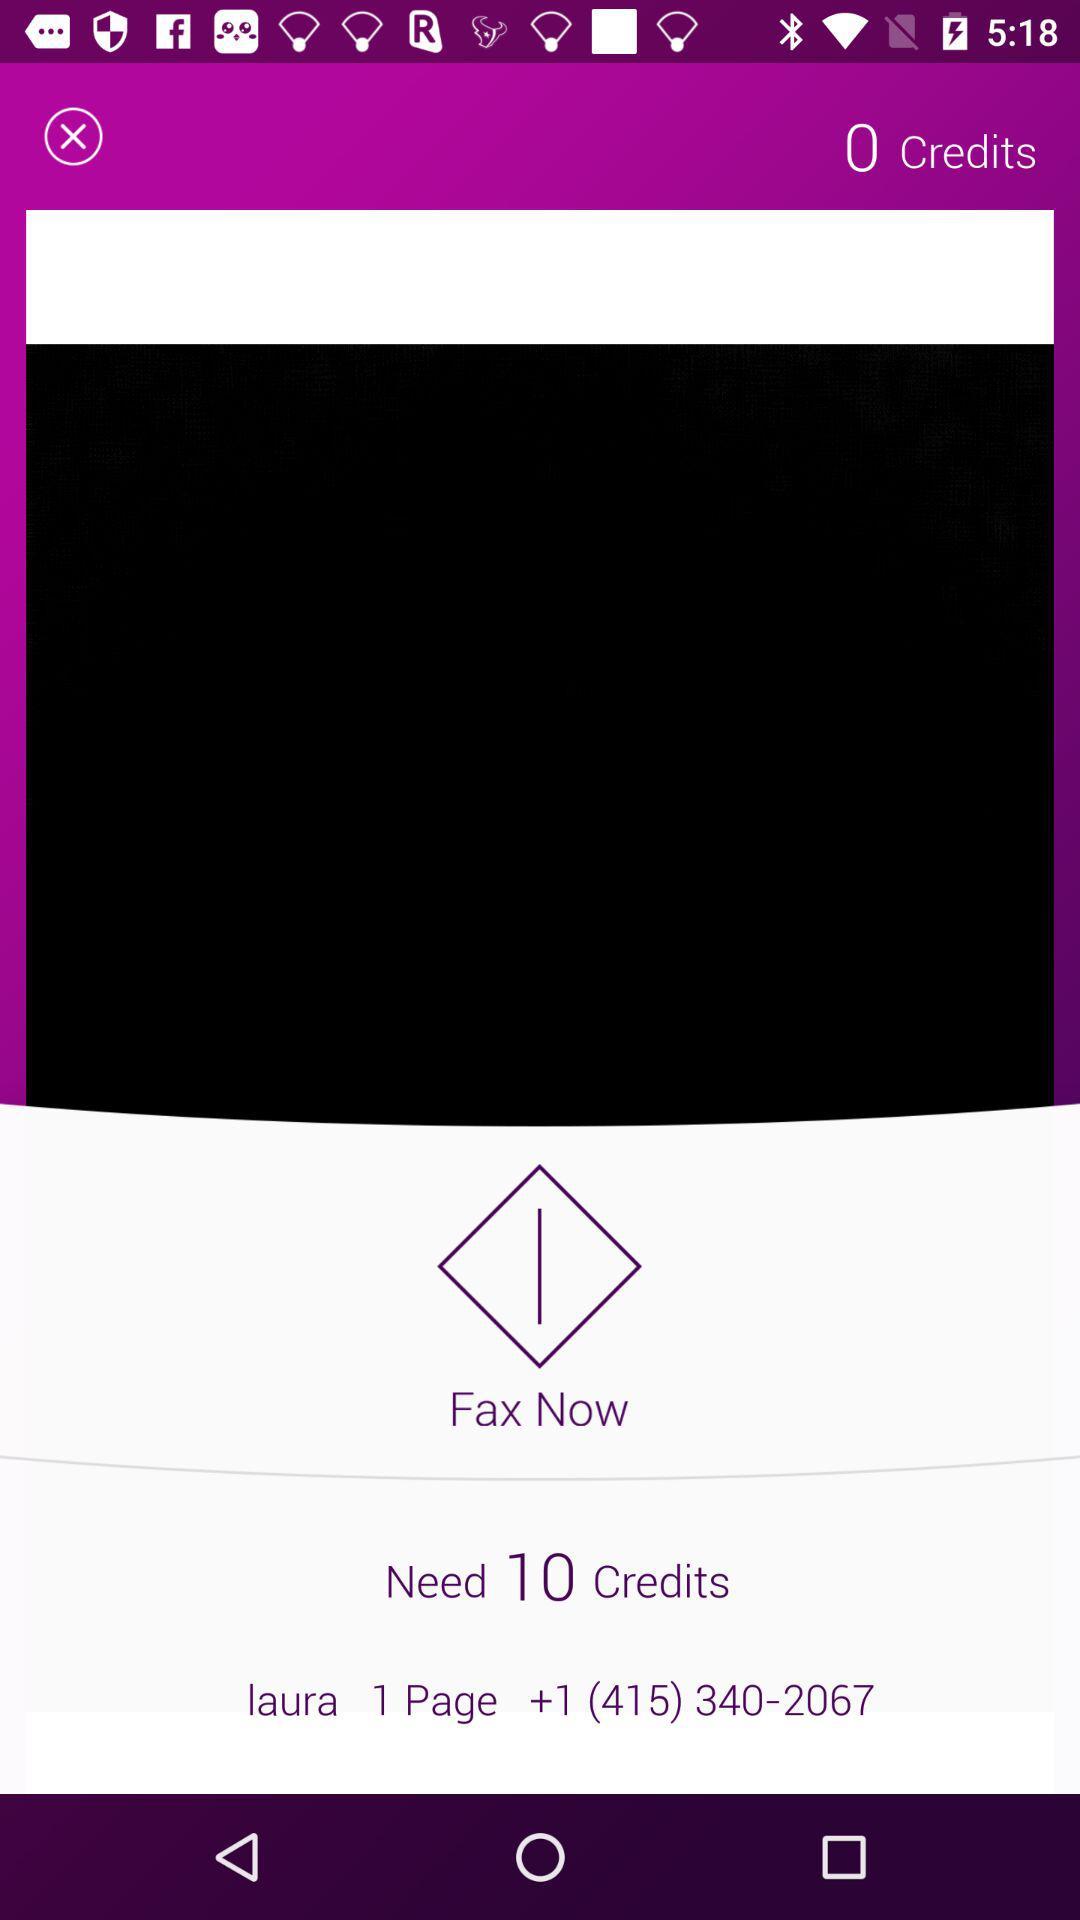 The height and width of the screenshot is (1920, 1080). Describe the element at coordinates (540, 1698) in the screenshot. I see `item below  10  icon` at that location.